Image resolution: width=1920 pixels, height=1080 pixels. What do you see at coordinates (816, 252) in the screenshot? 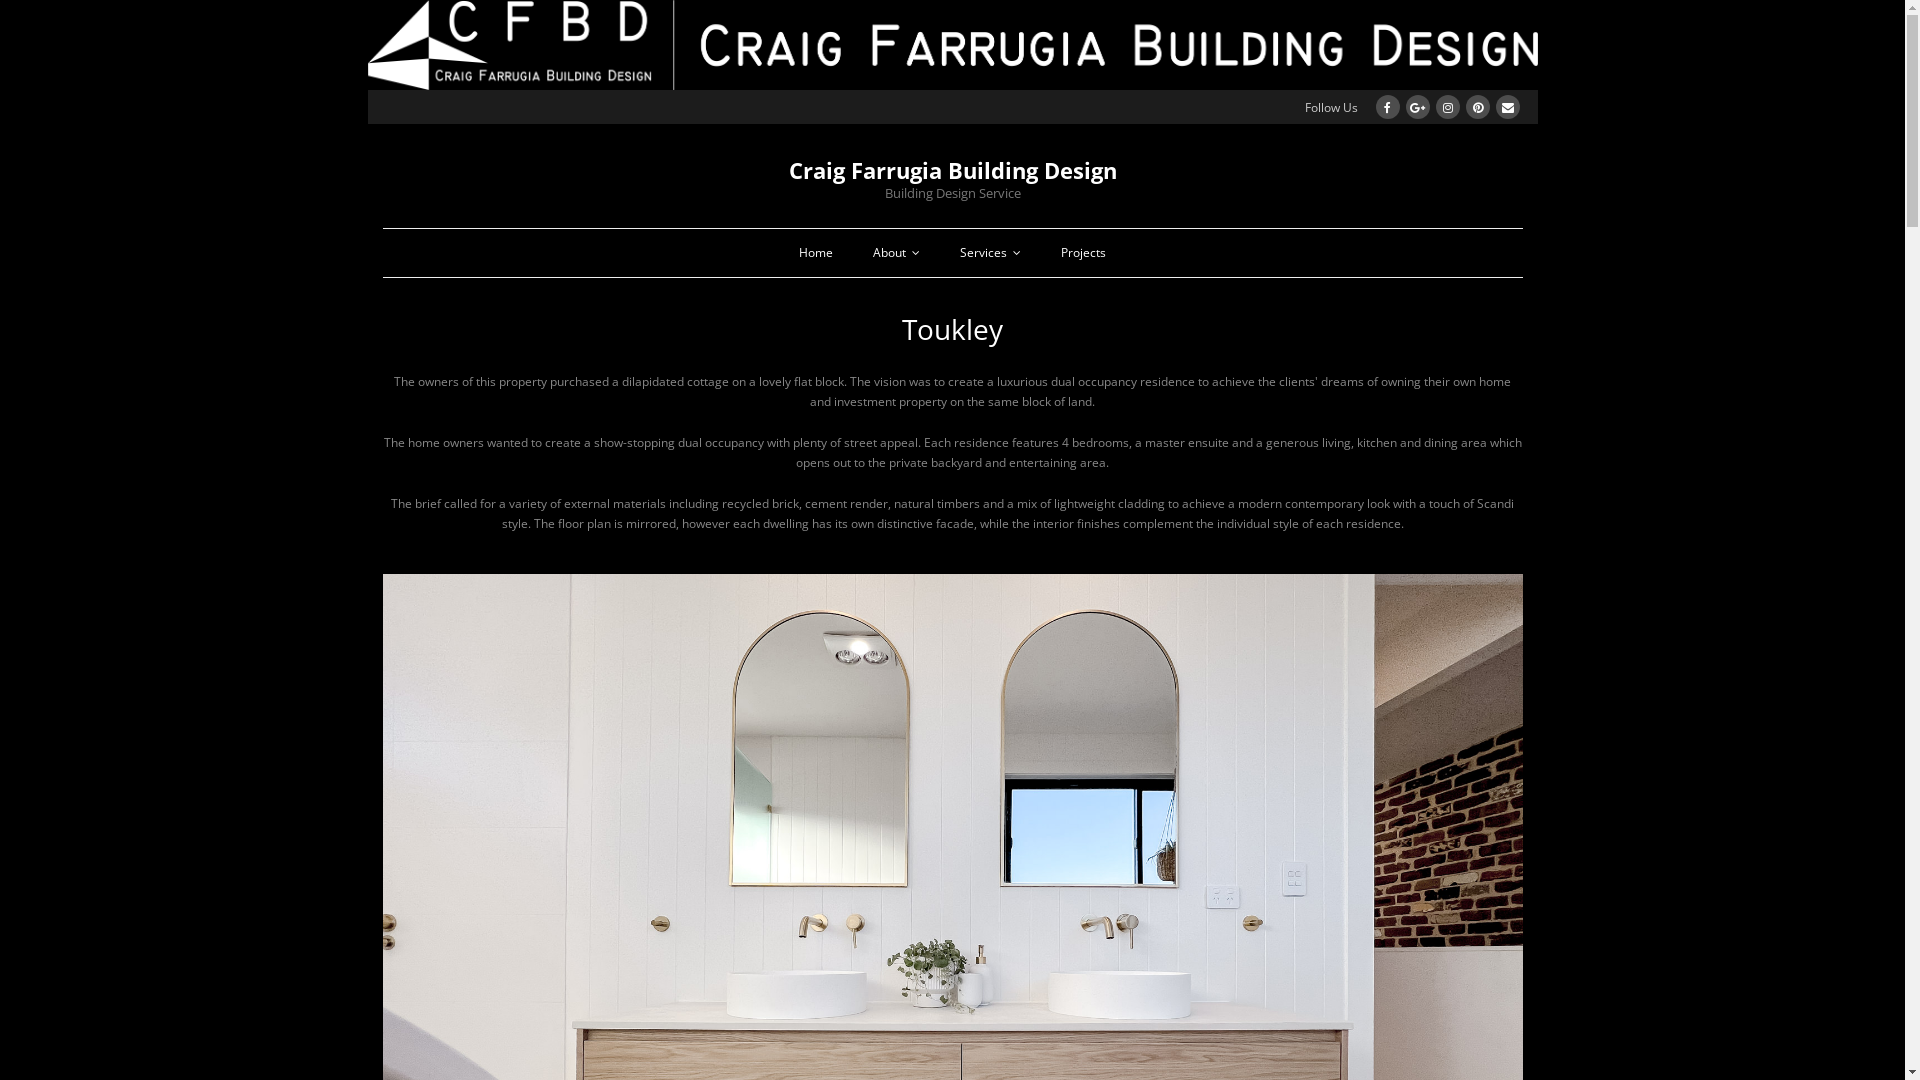
I see `'Home'` at bounding box center [816, 252].